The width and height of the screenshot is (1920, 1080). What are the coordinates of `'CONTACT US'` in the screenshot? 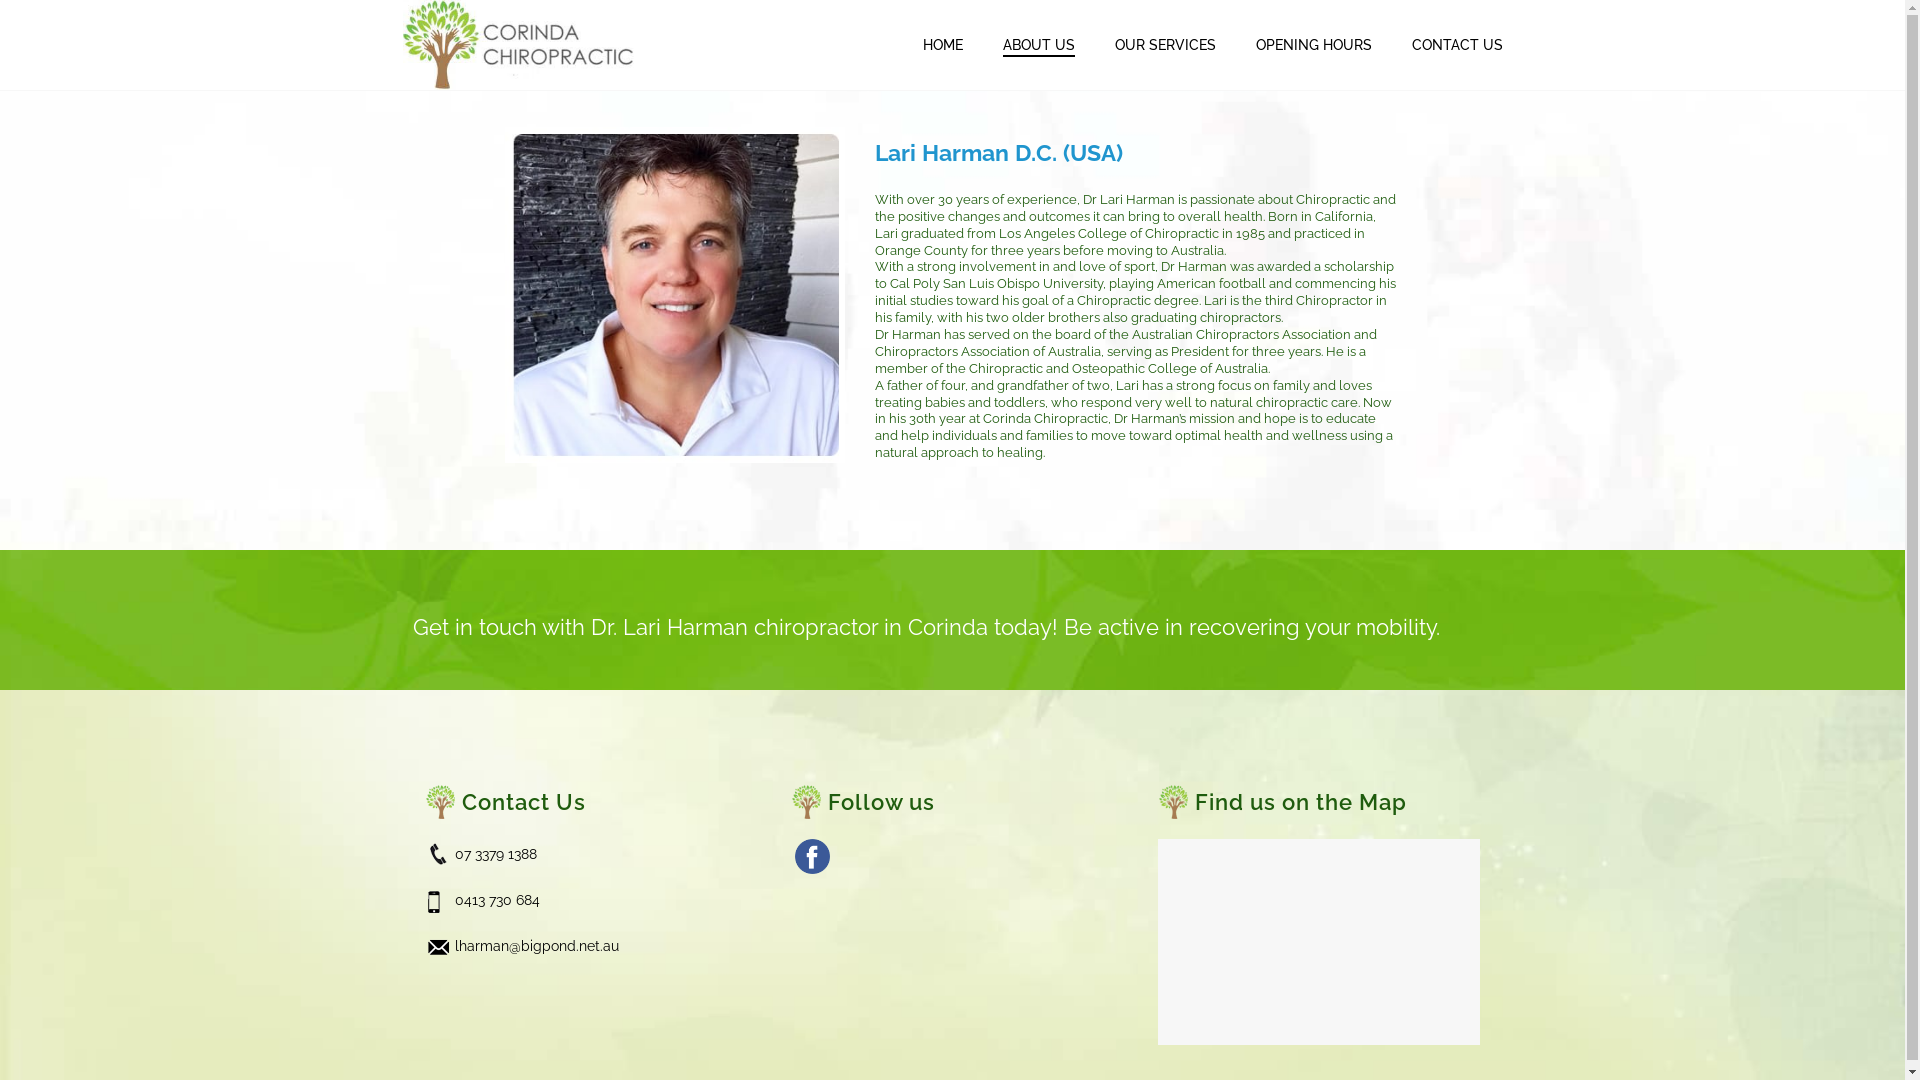 It's located at (1391, 45).